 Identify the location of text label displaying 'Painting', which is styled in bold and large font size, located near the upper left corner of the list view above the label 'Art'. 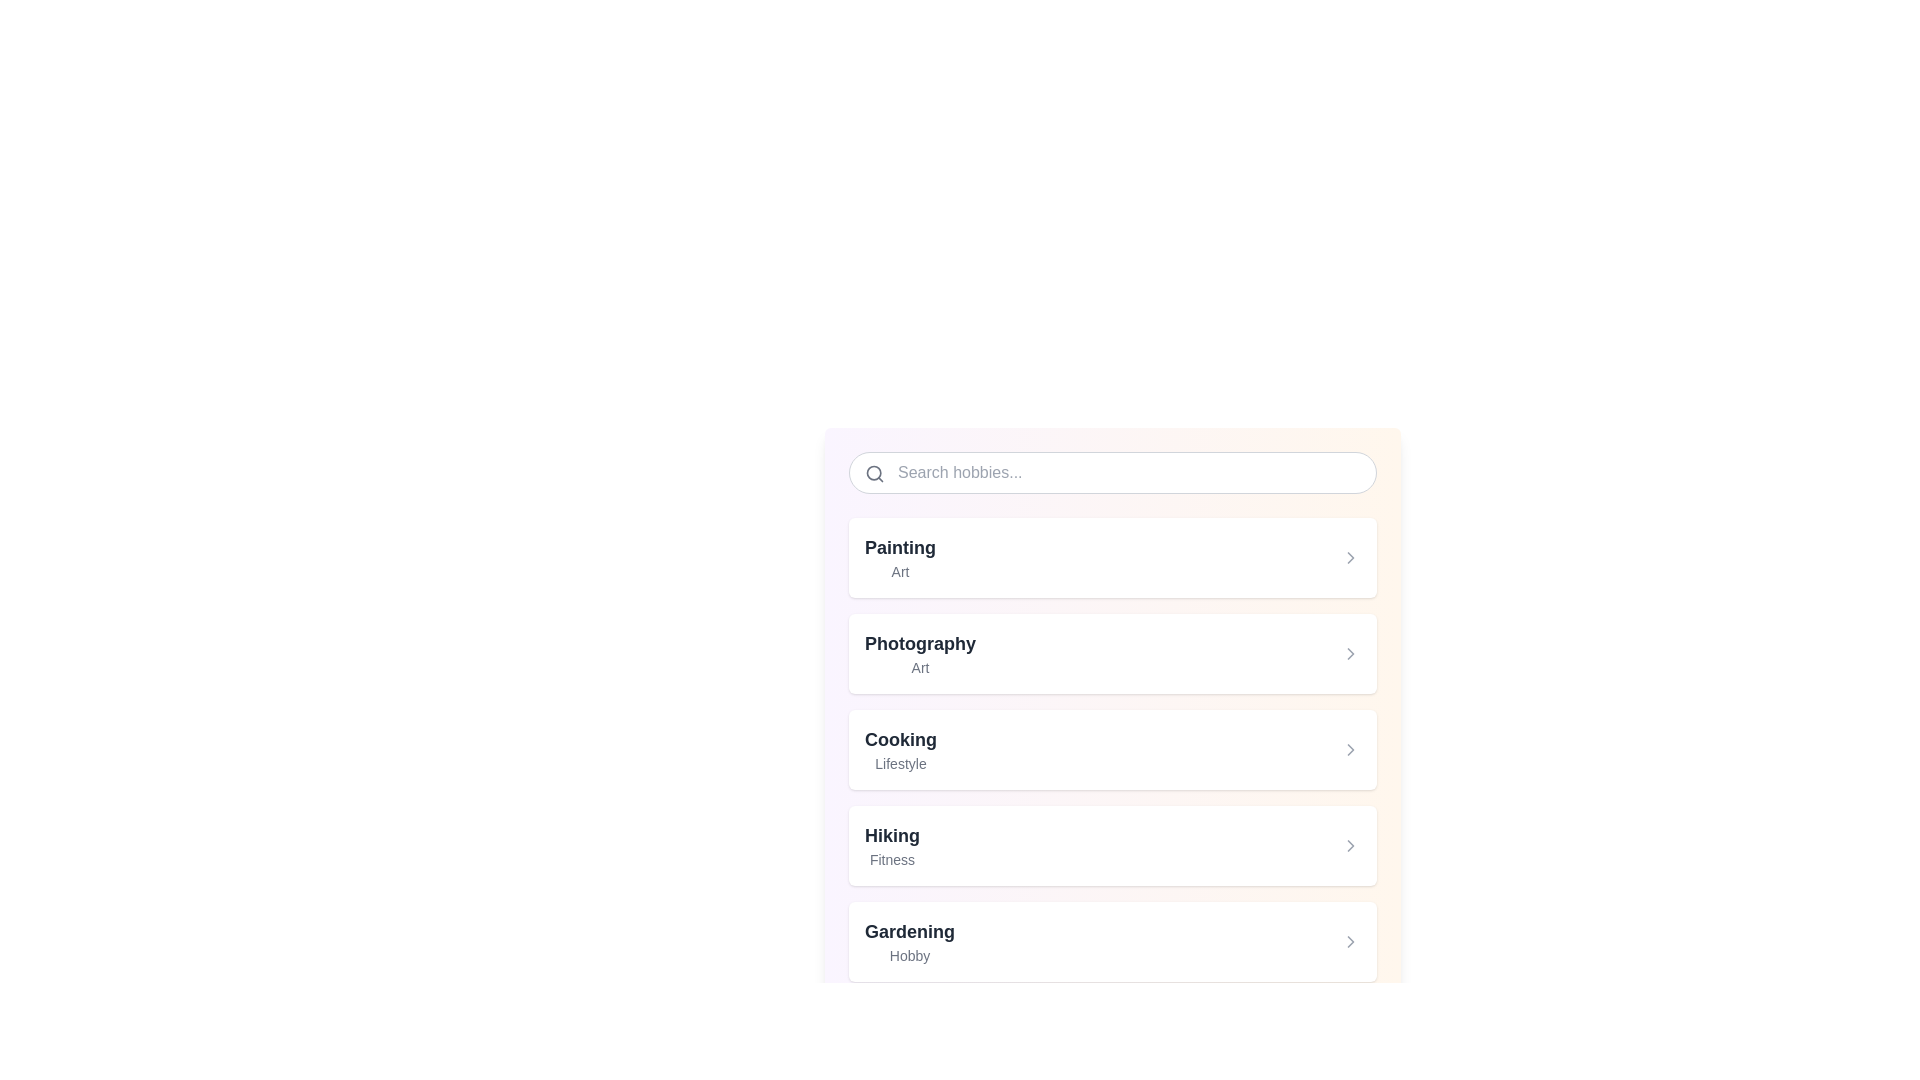
(899, 547).